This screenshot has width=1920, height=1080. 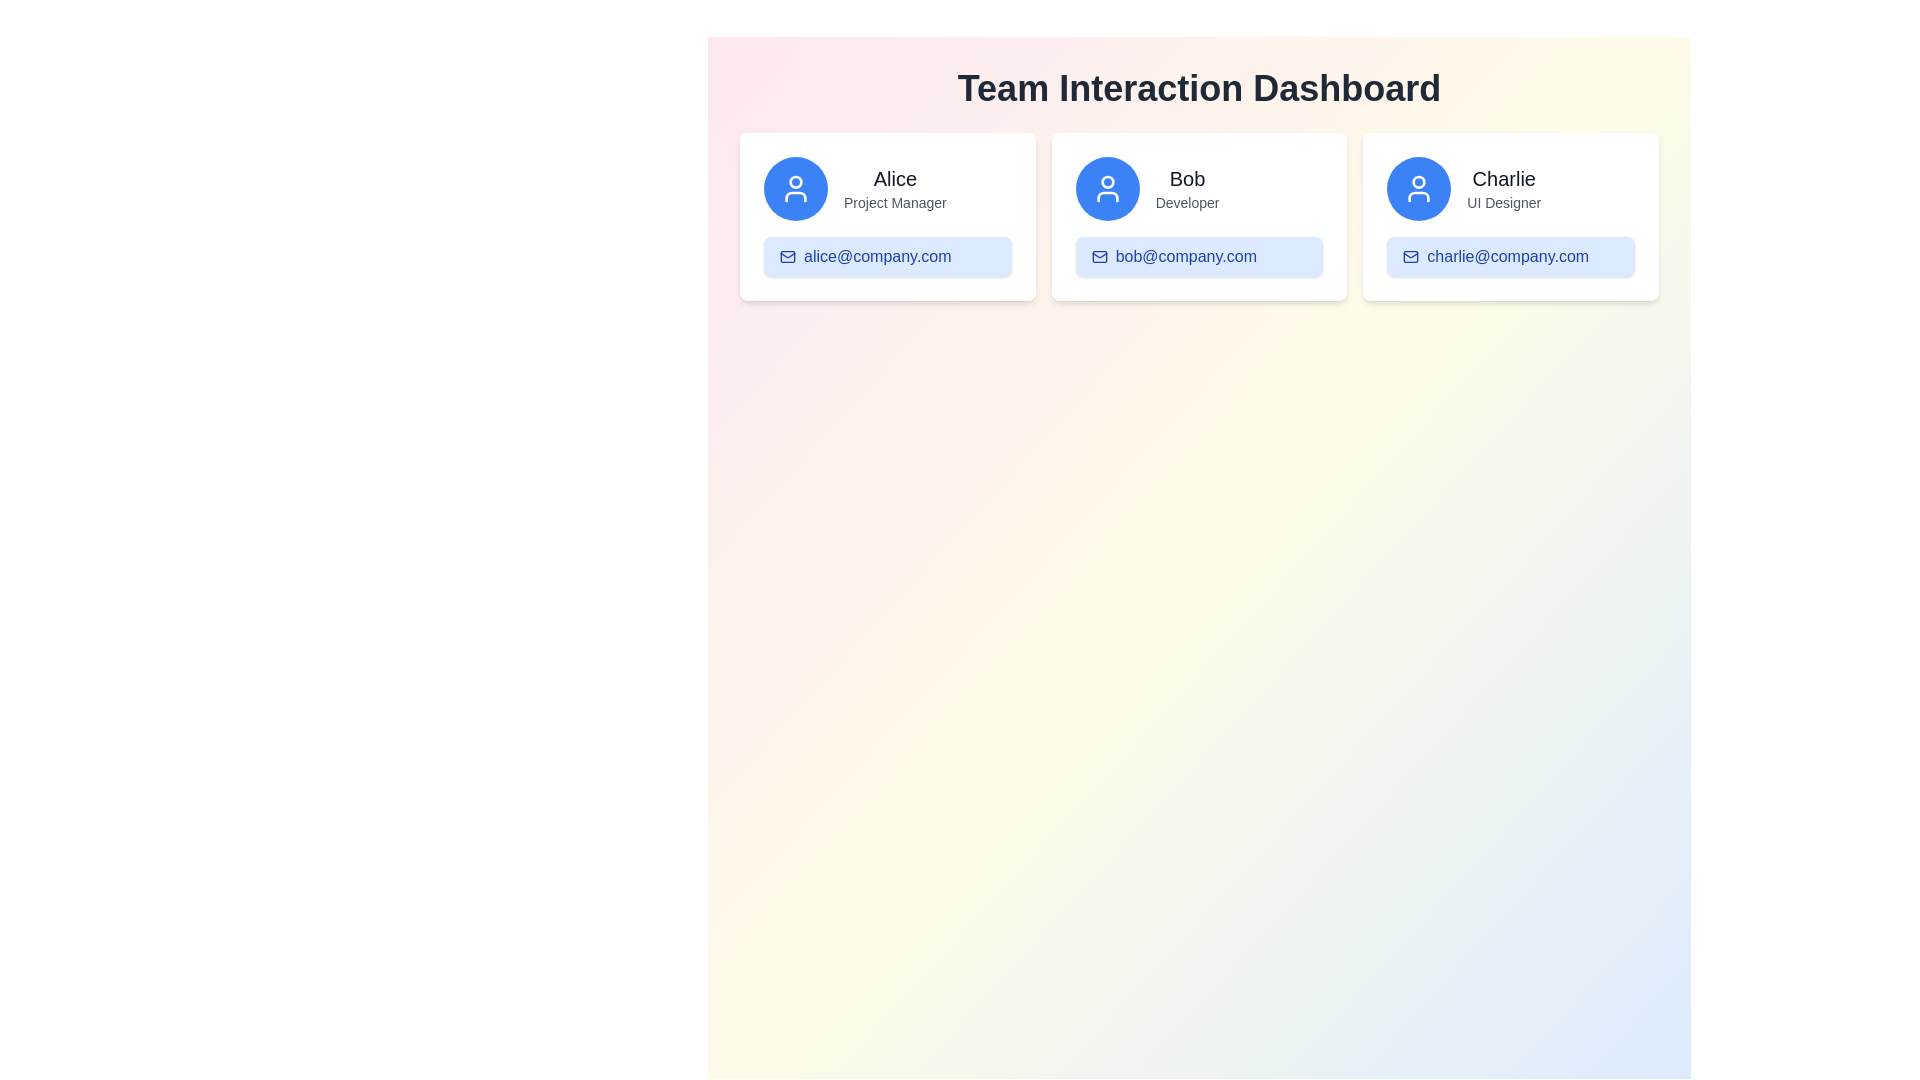 I want to click on the composite informational element for user 'Alice', which features a circular blue icon with a user graphic and text overlays displaying 'Alice' and 'Project Manager', so click(x=886, y=189).